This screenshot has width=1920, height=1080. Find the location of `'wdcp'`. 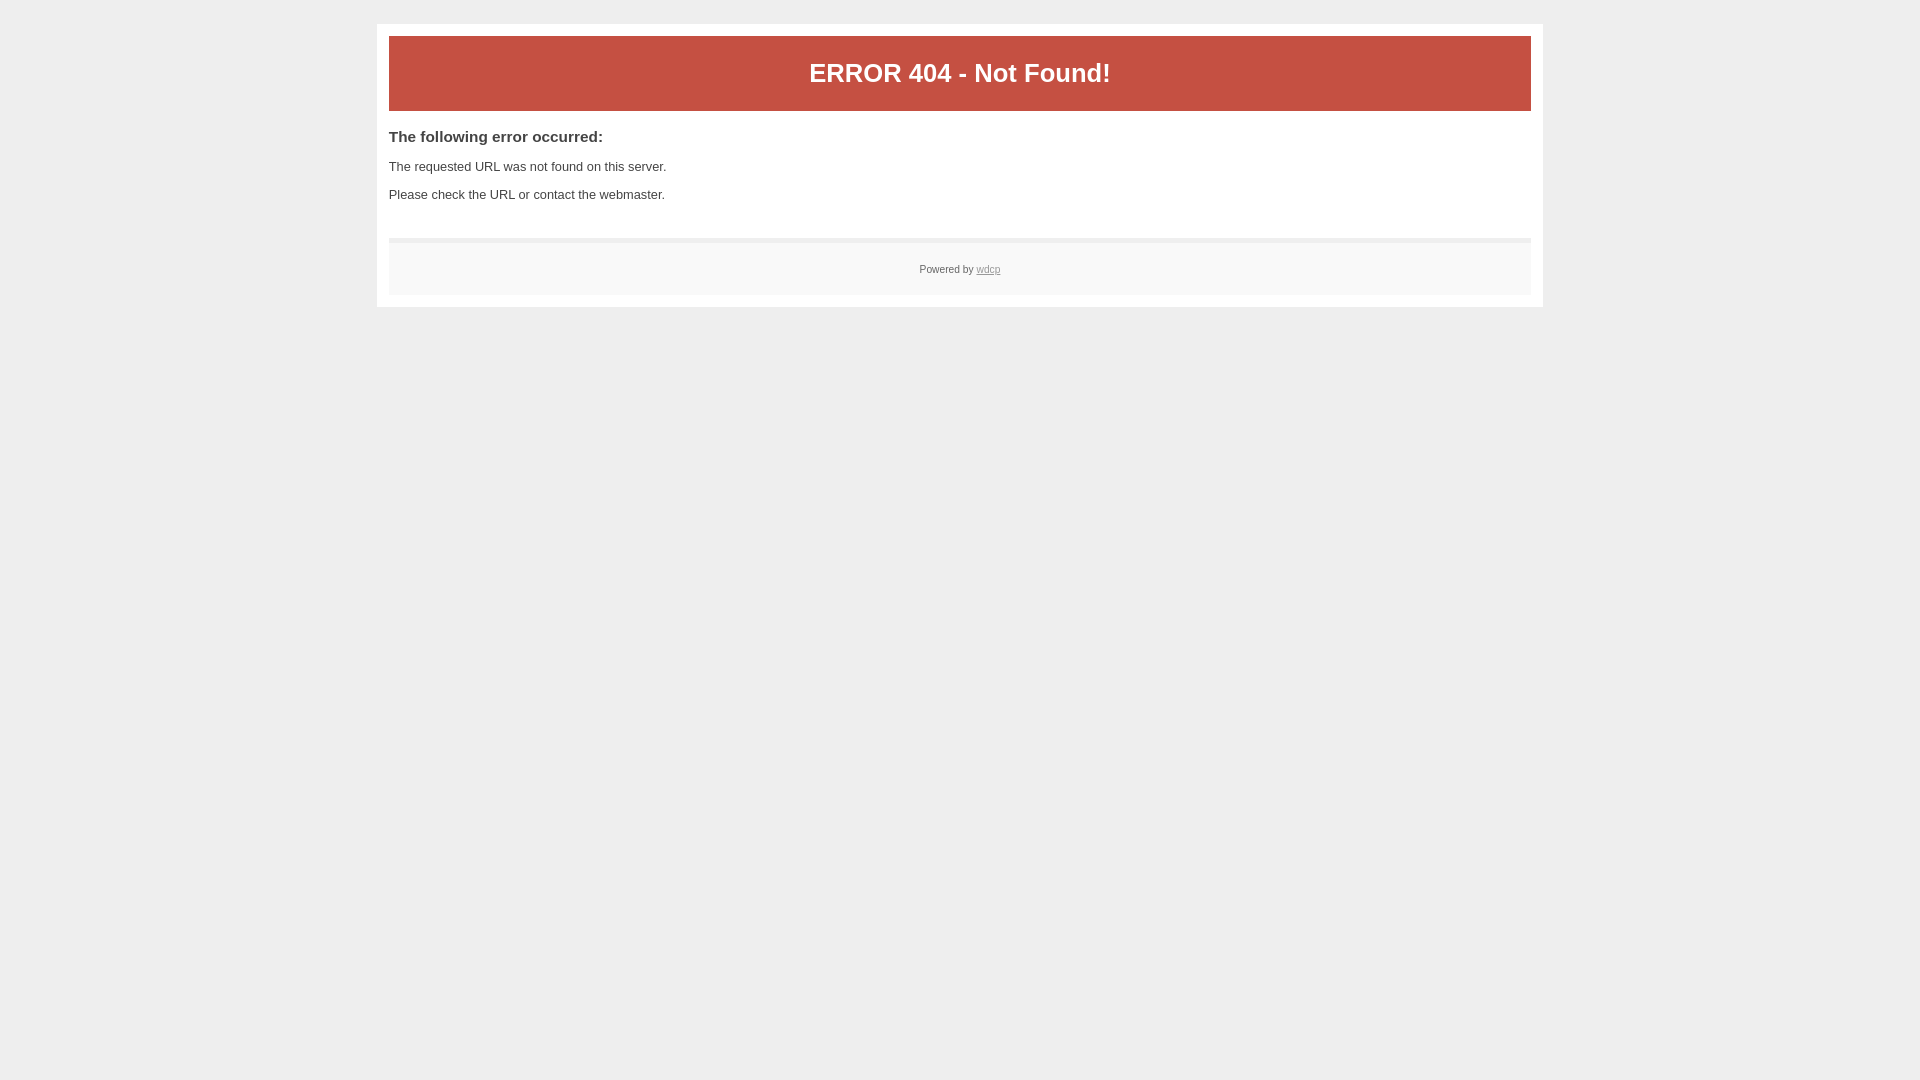

'wdcp' is located at coordinates (988, 268).